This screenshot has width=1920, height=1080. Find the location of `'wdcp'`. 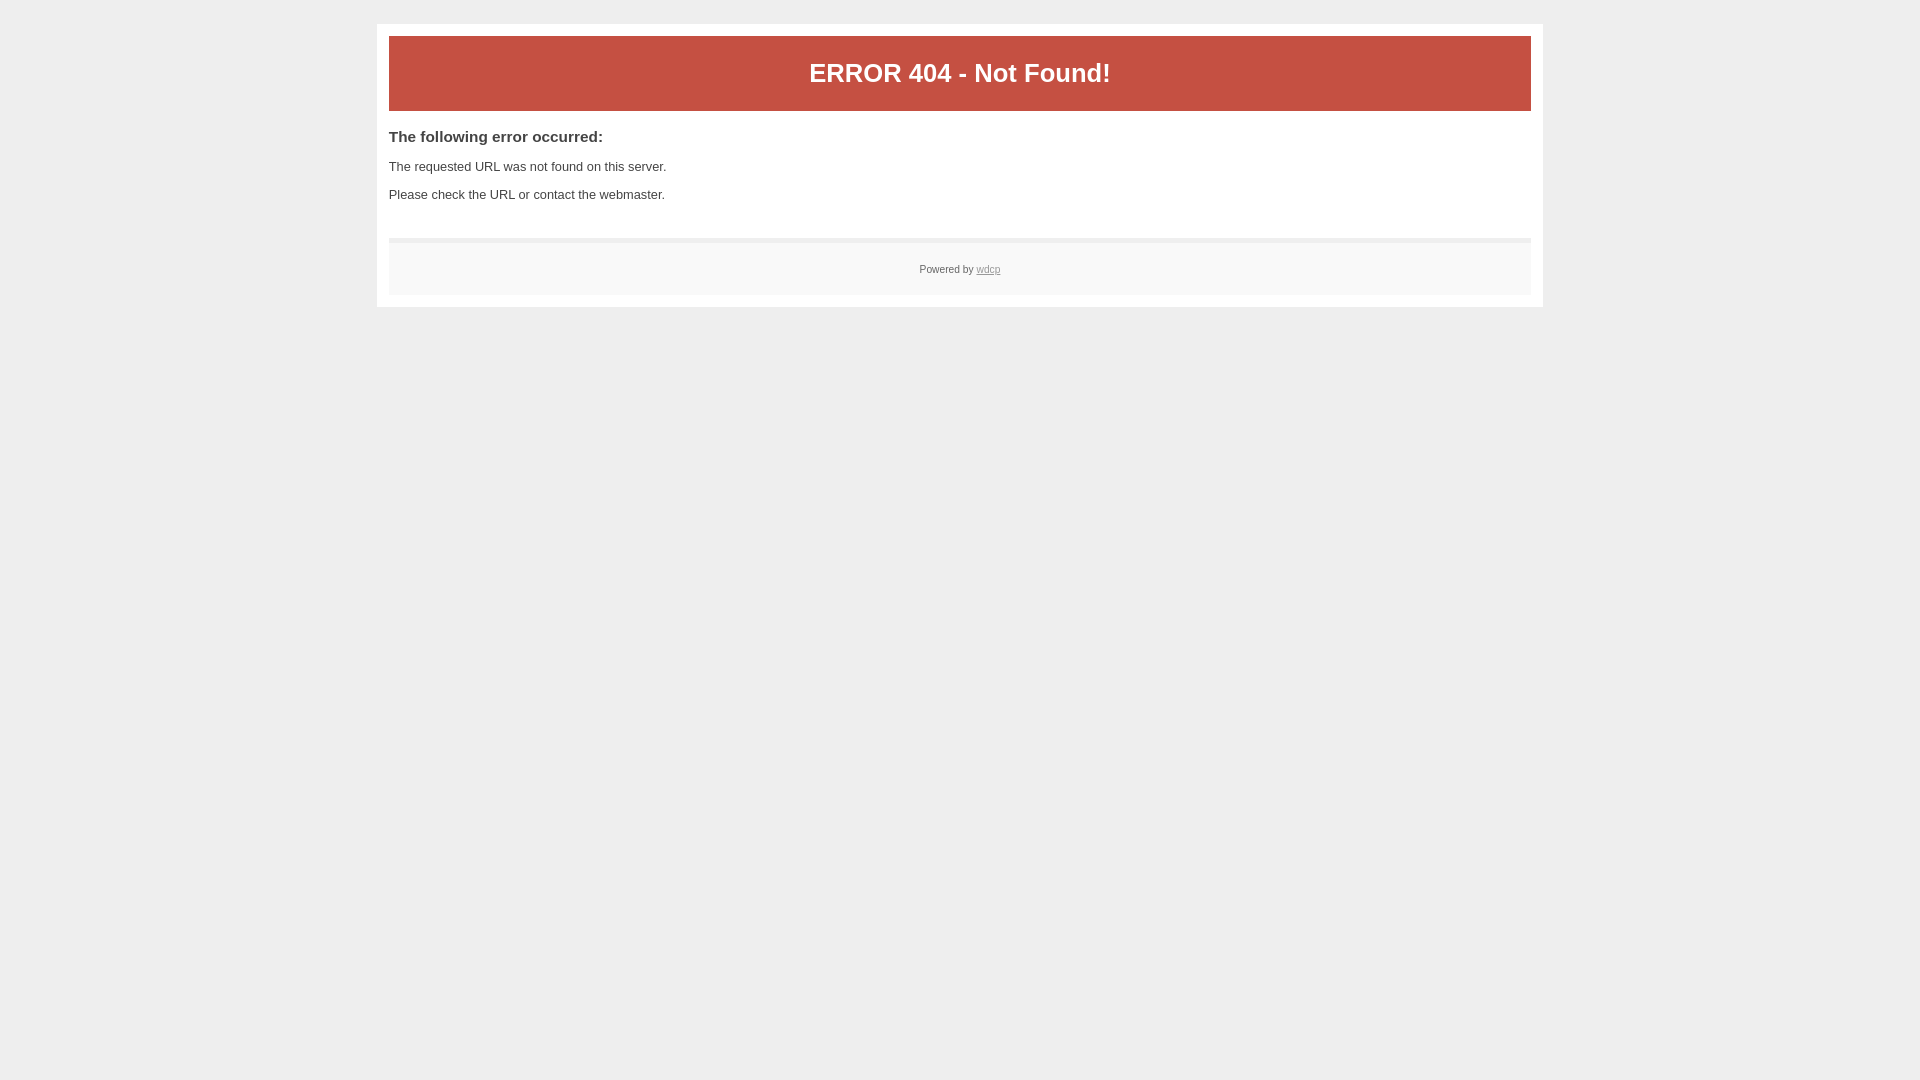

'wdcp' is located at coordinates (988, 268).